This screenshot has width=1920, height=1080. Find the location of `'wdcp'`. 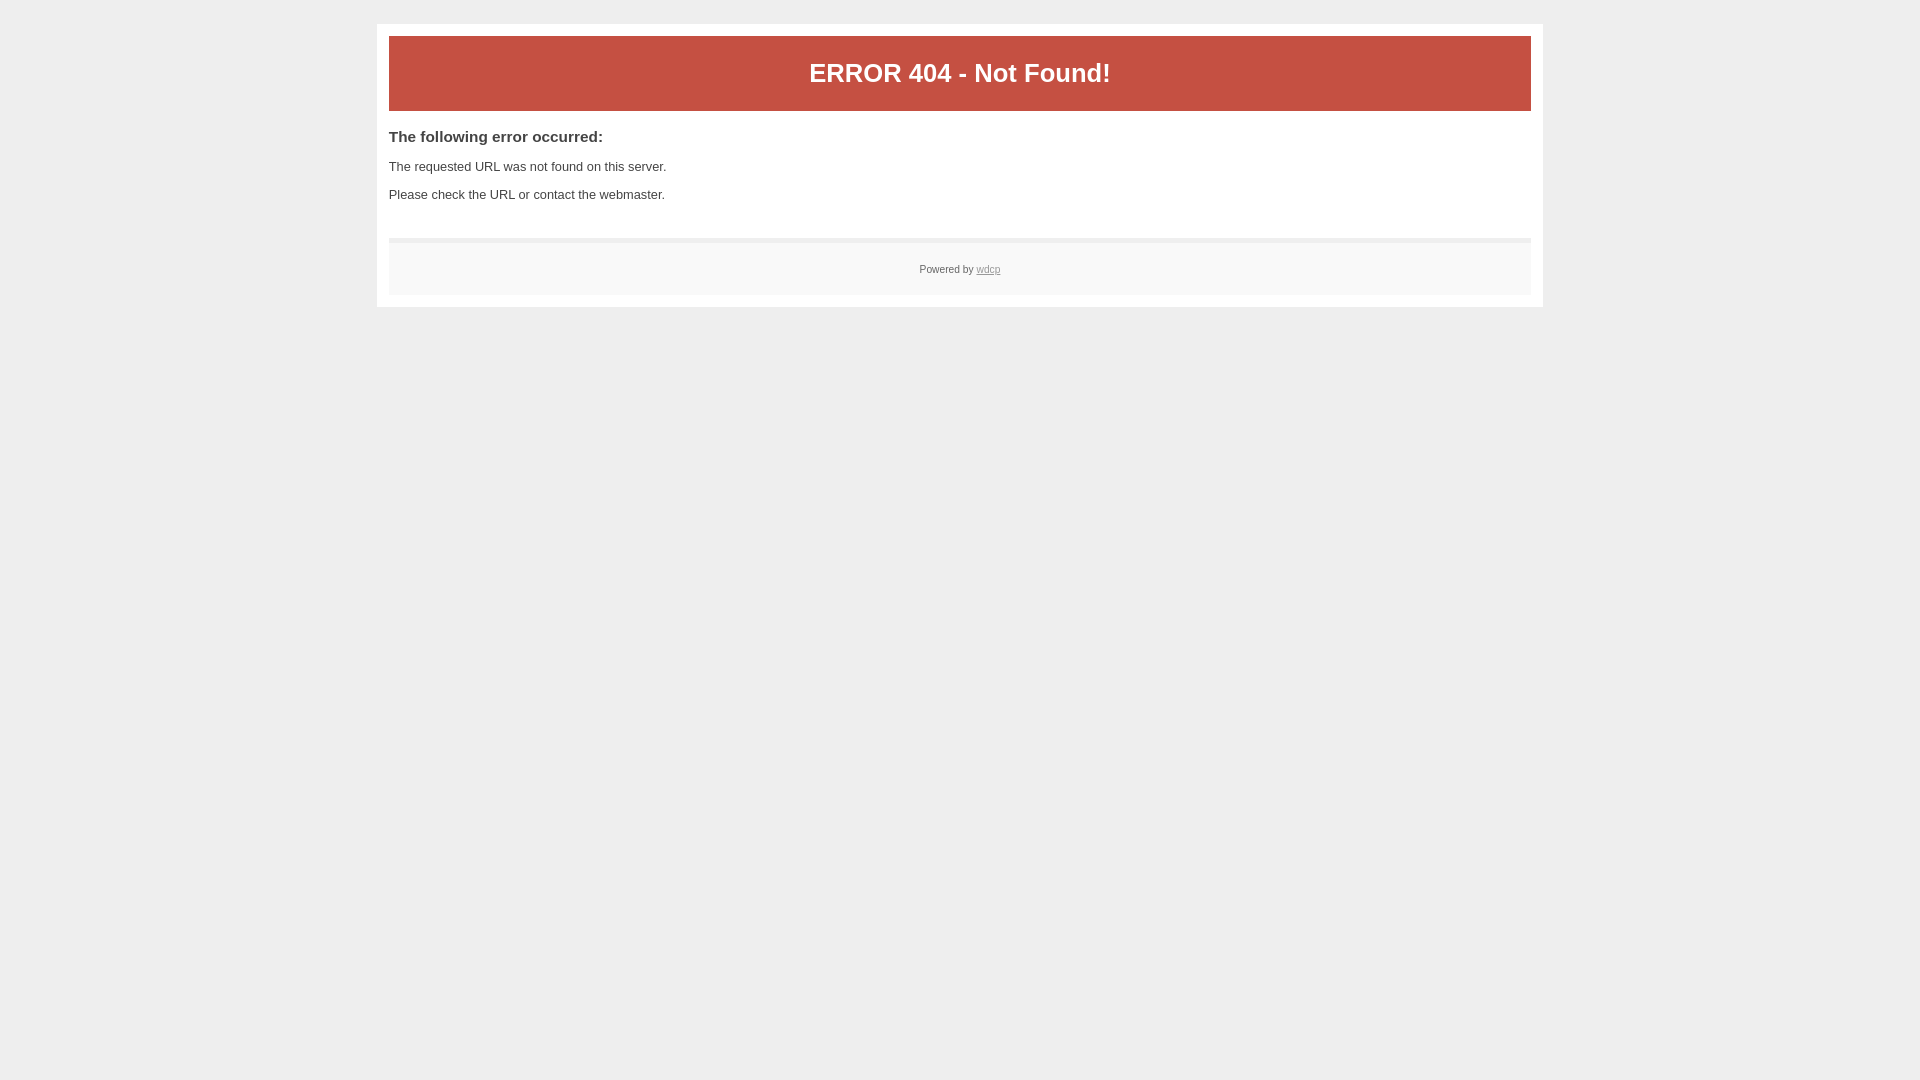

'wdcp' is located at coordinates (988, 268).